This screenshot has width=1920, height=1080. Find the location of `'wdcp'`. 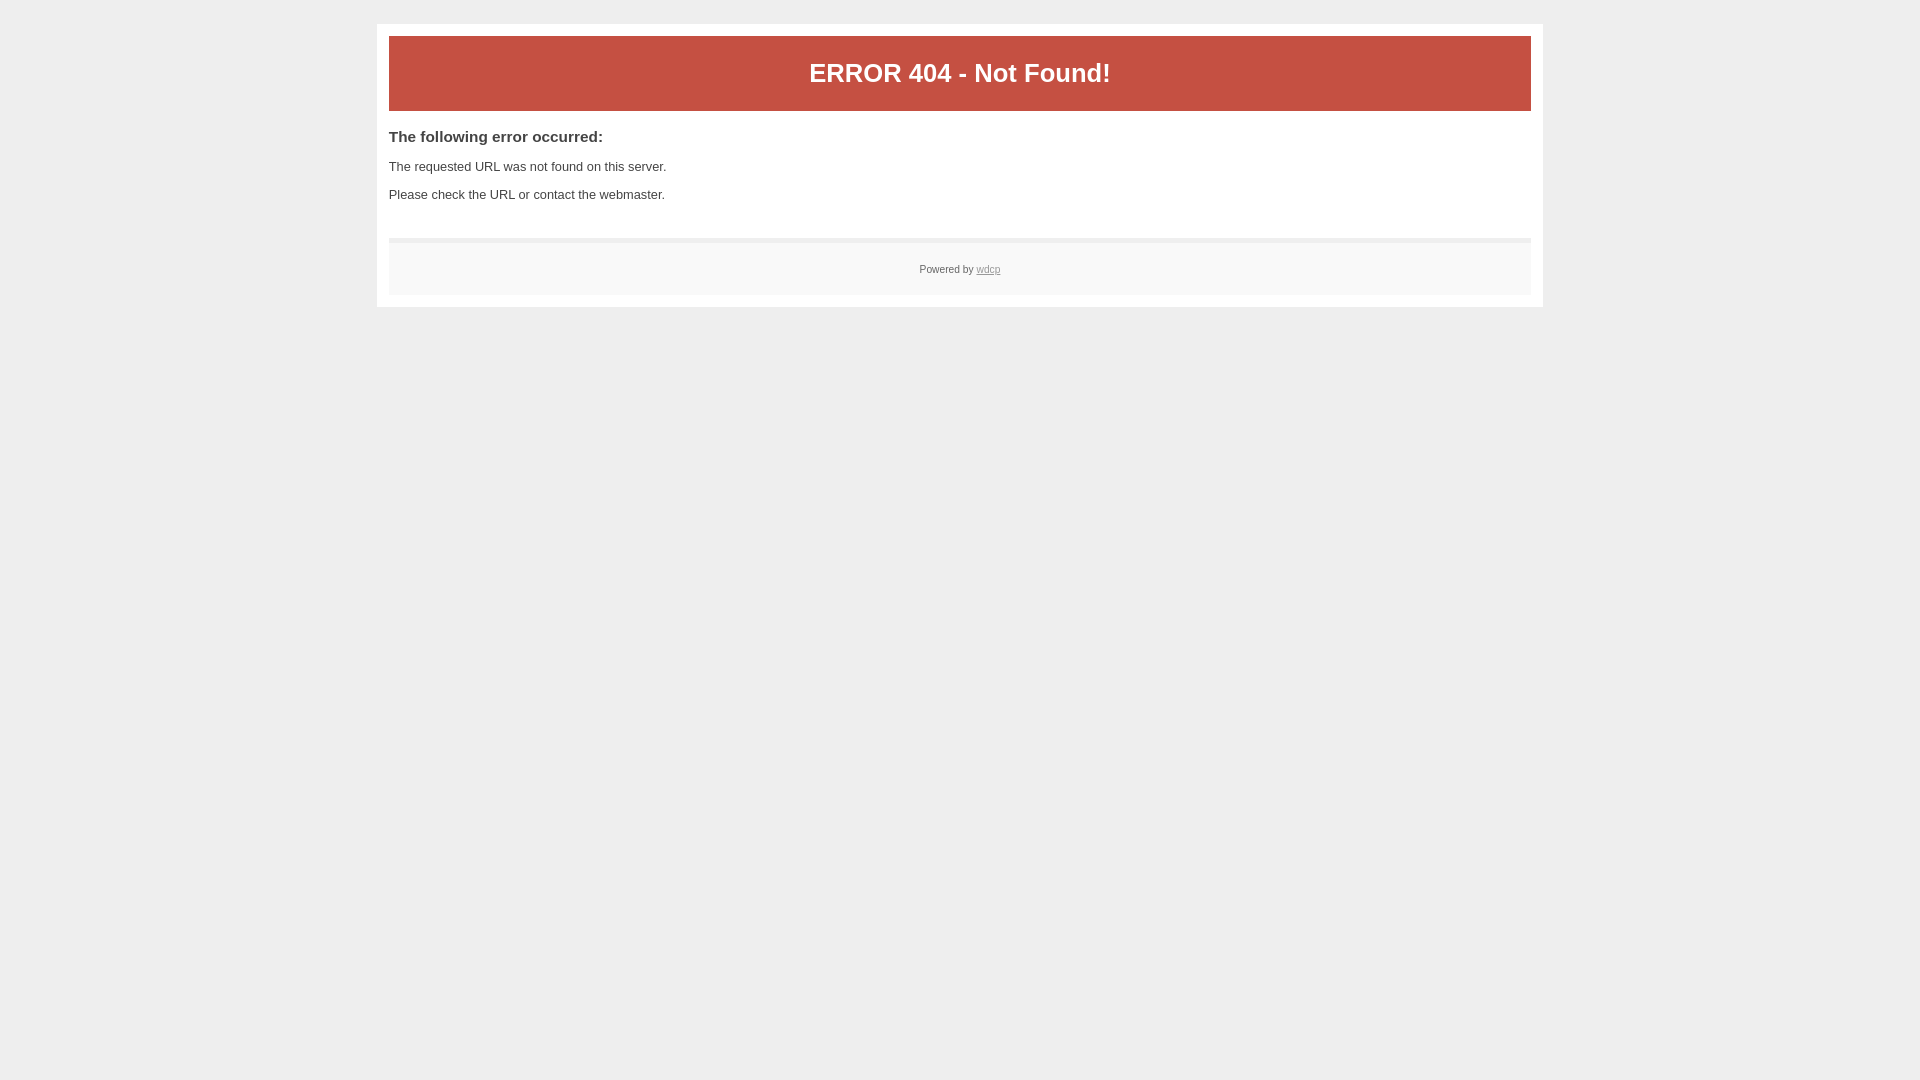

'wdcp' is located at coordinates (988, 268).